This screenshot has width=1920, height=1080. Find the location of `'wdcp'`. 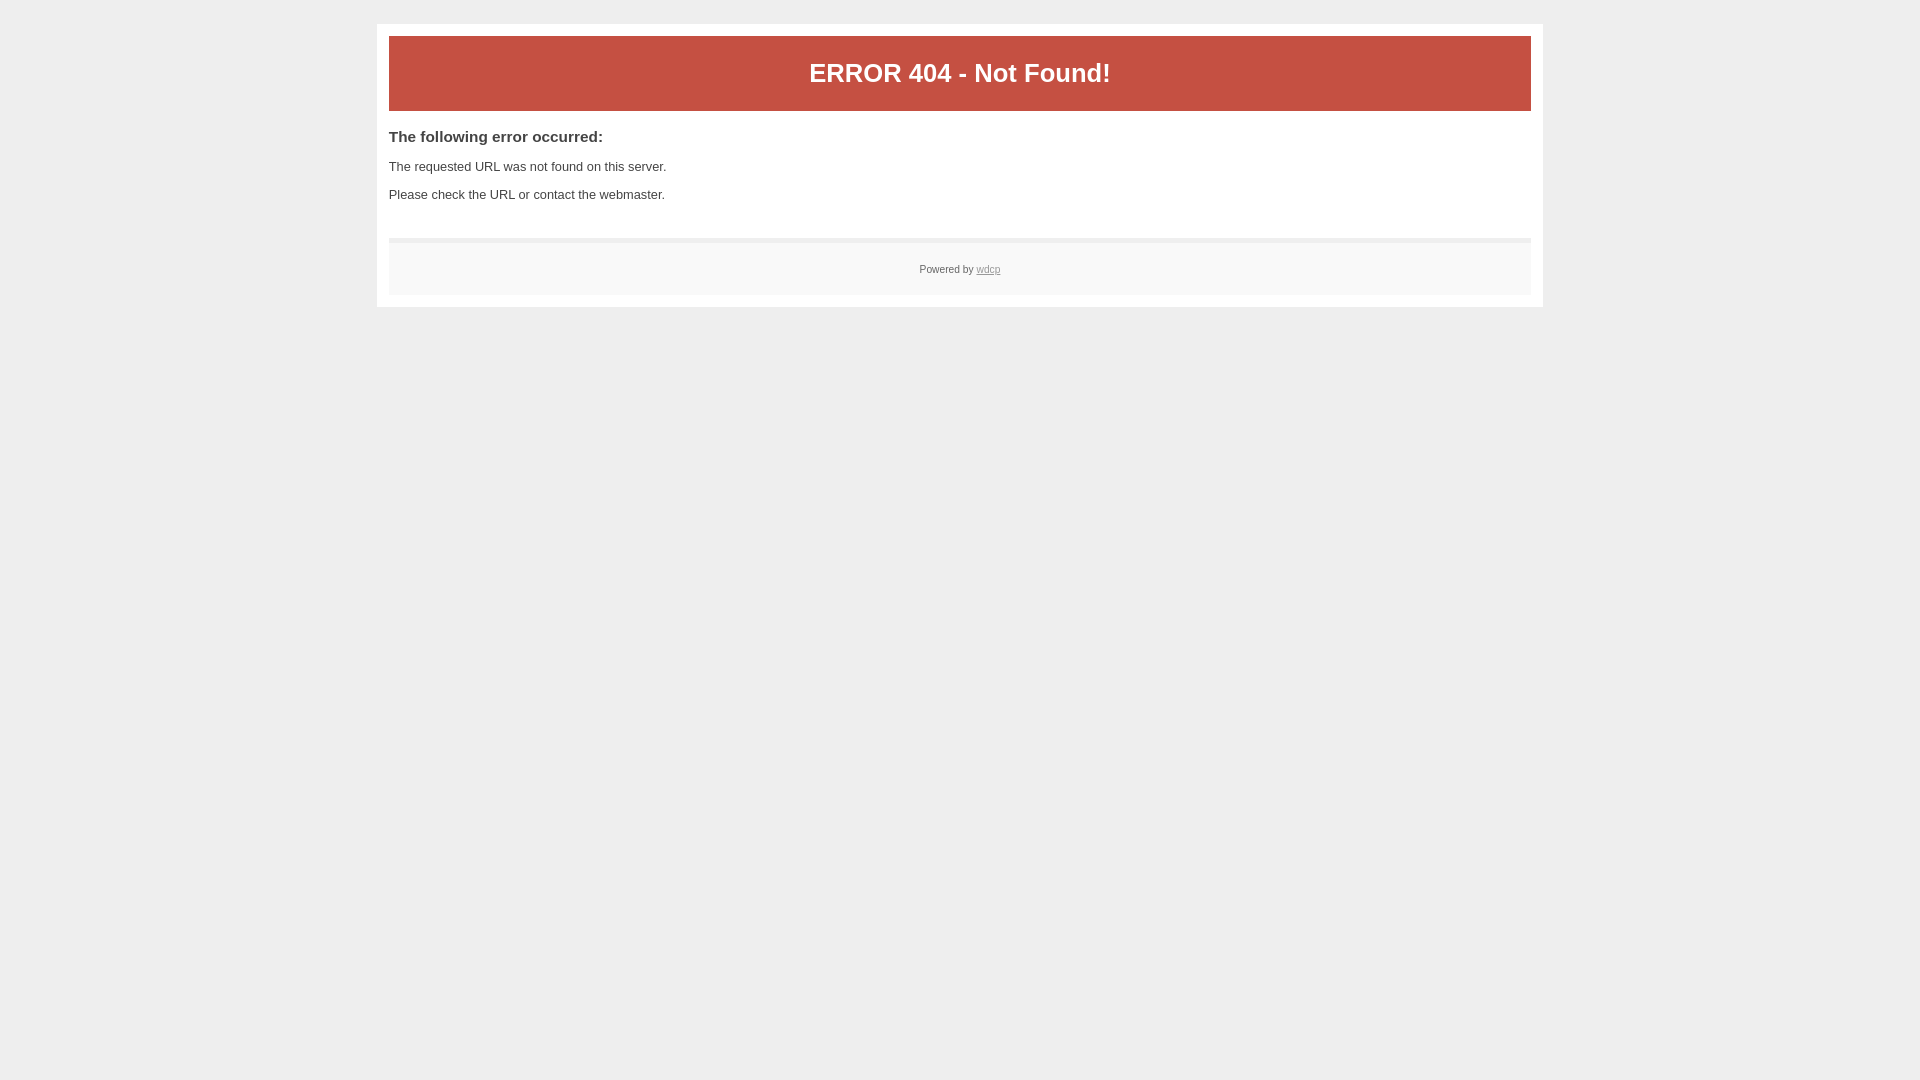

'wdcp' is located at coordinates (988, 268).